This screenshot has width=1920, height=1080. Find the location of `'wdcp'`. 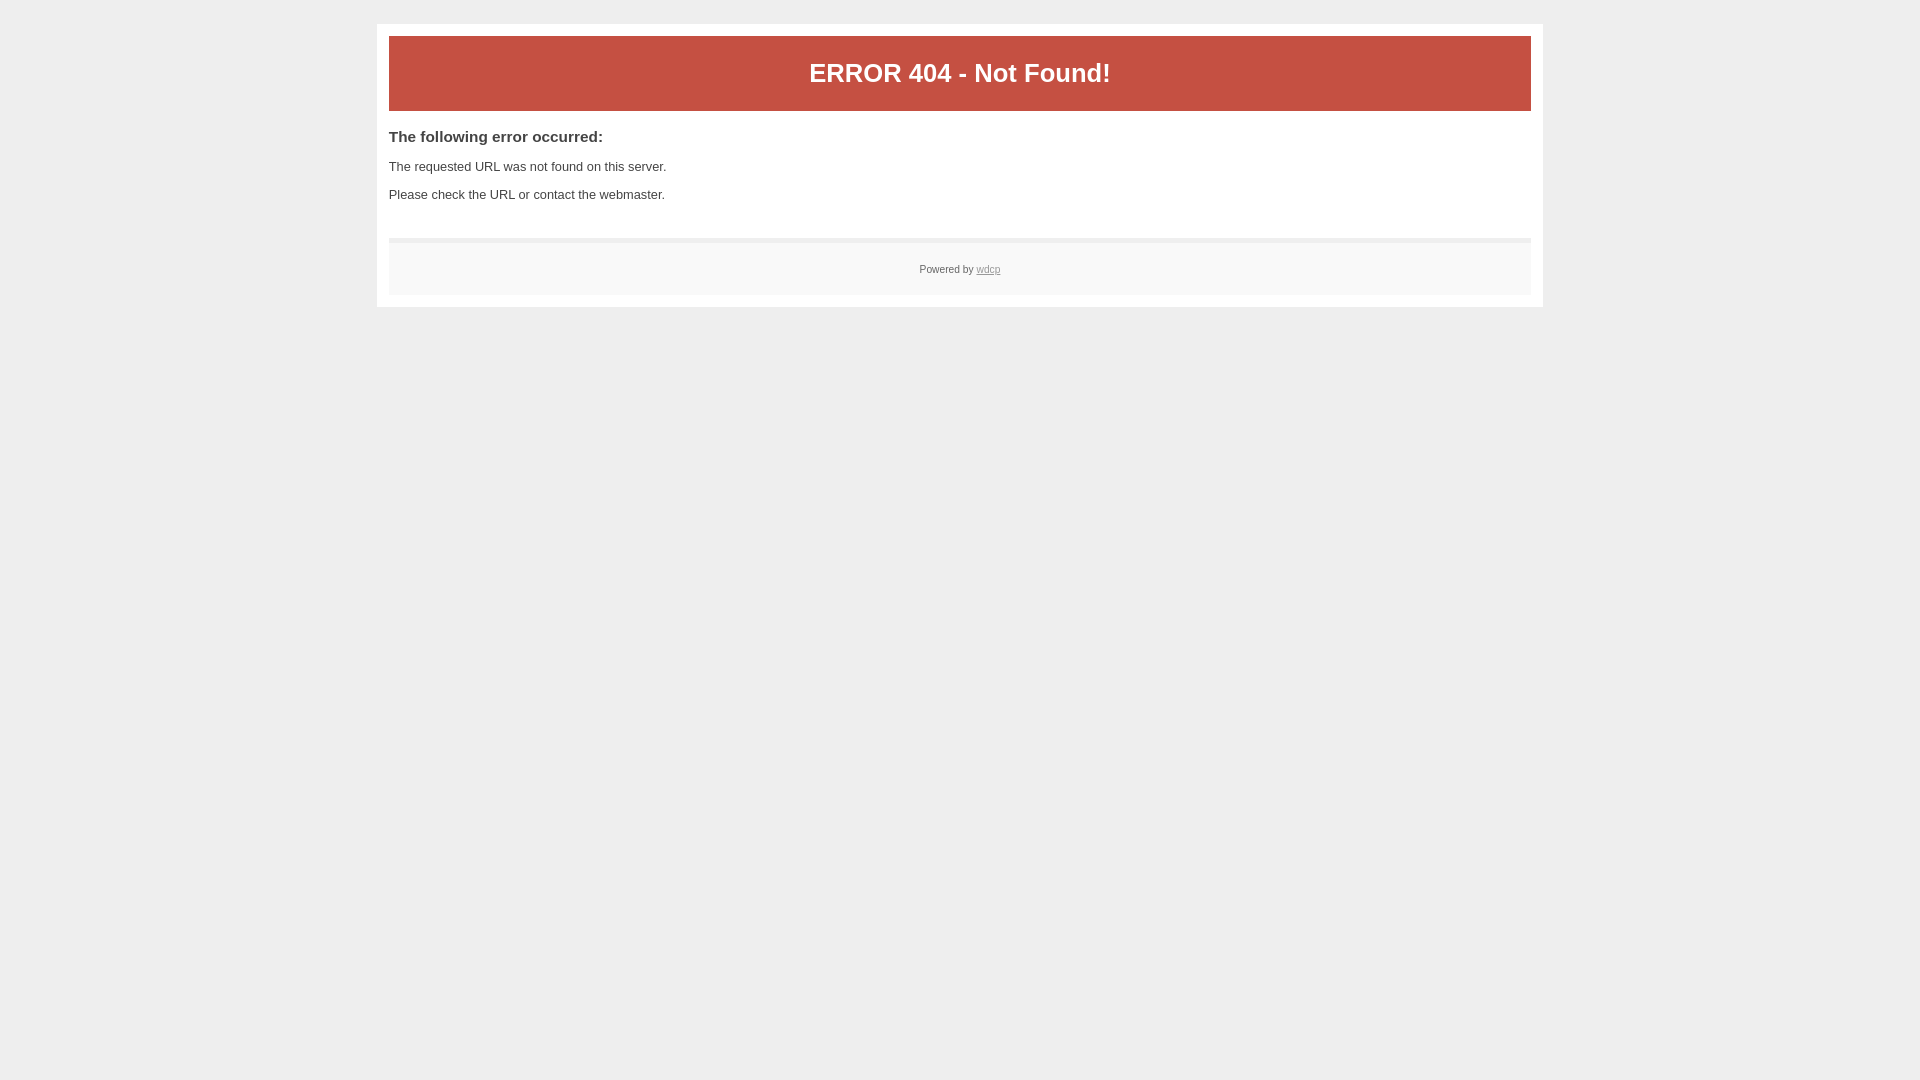

'wdcp' is located at coordinates (988, 268).